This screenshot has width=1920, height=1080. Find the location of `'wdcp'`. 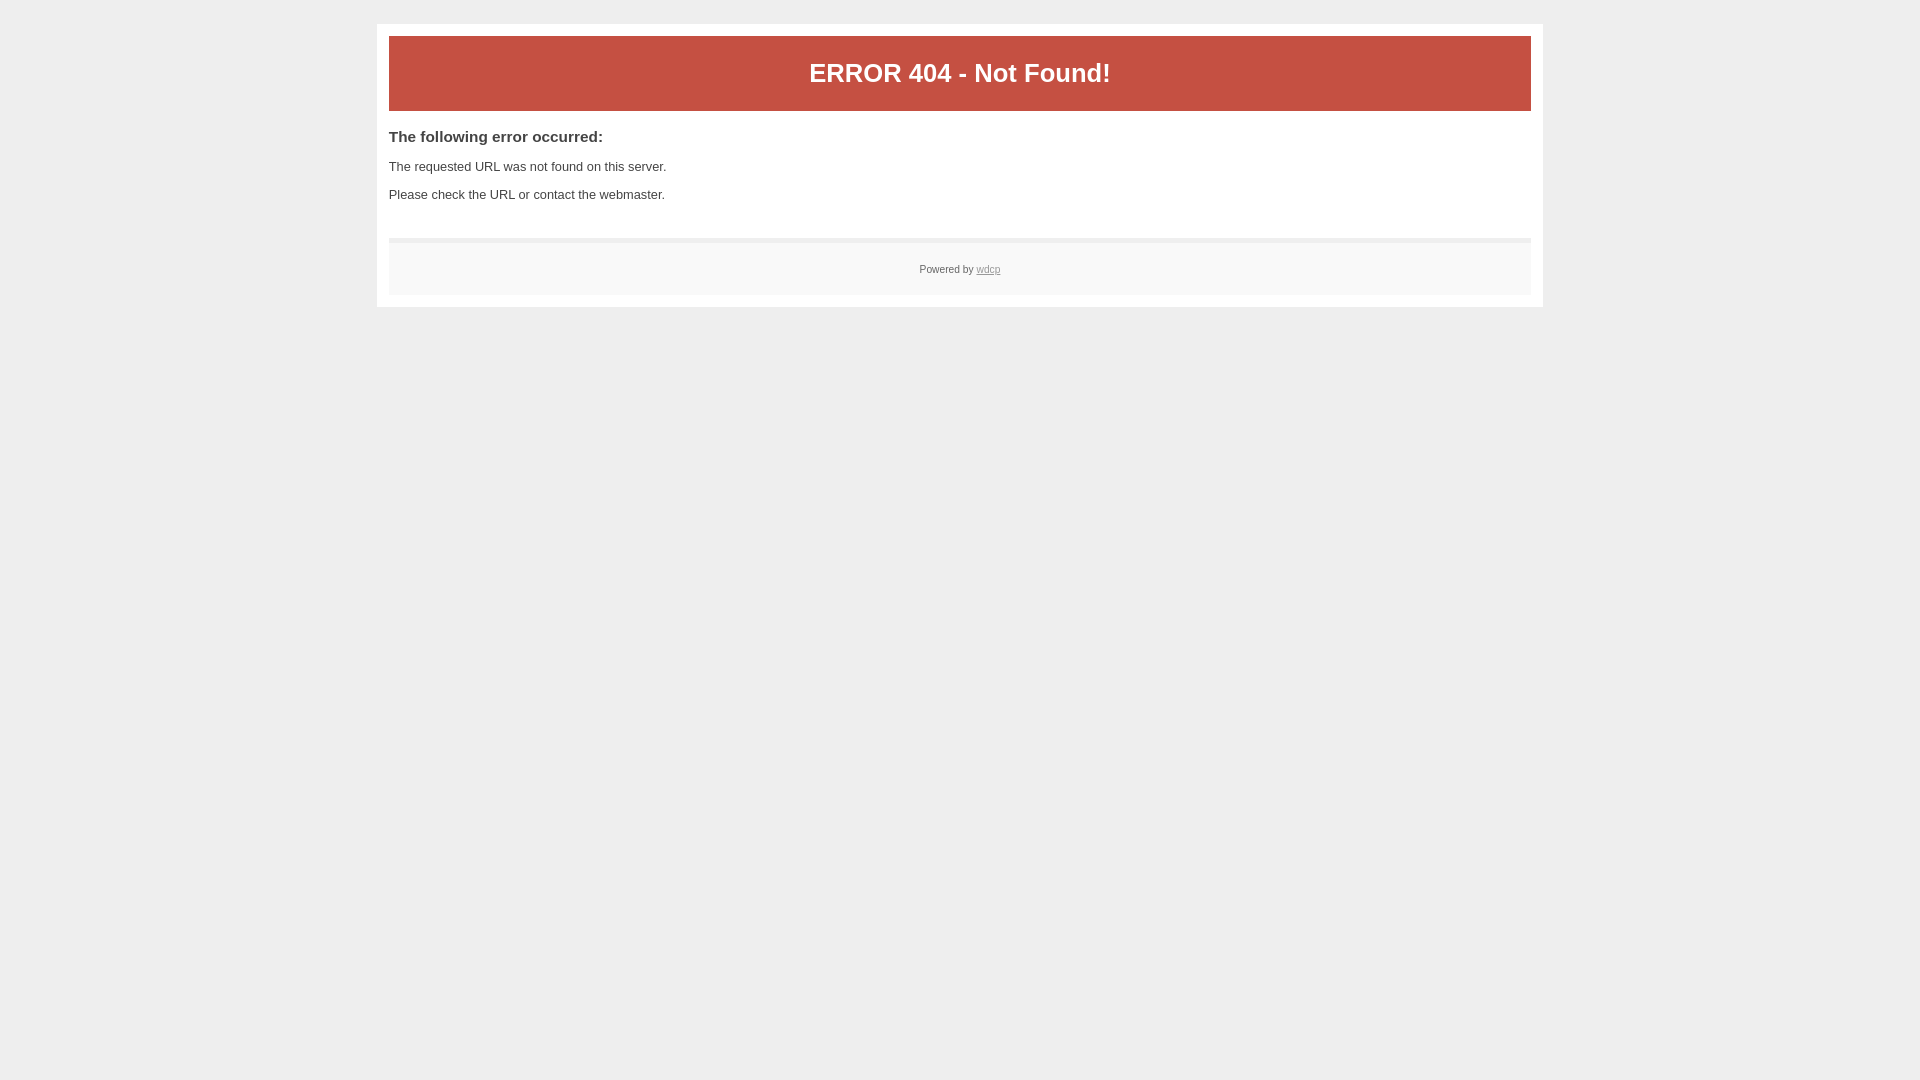

'wdcp' is located at coordinates (988, 268).